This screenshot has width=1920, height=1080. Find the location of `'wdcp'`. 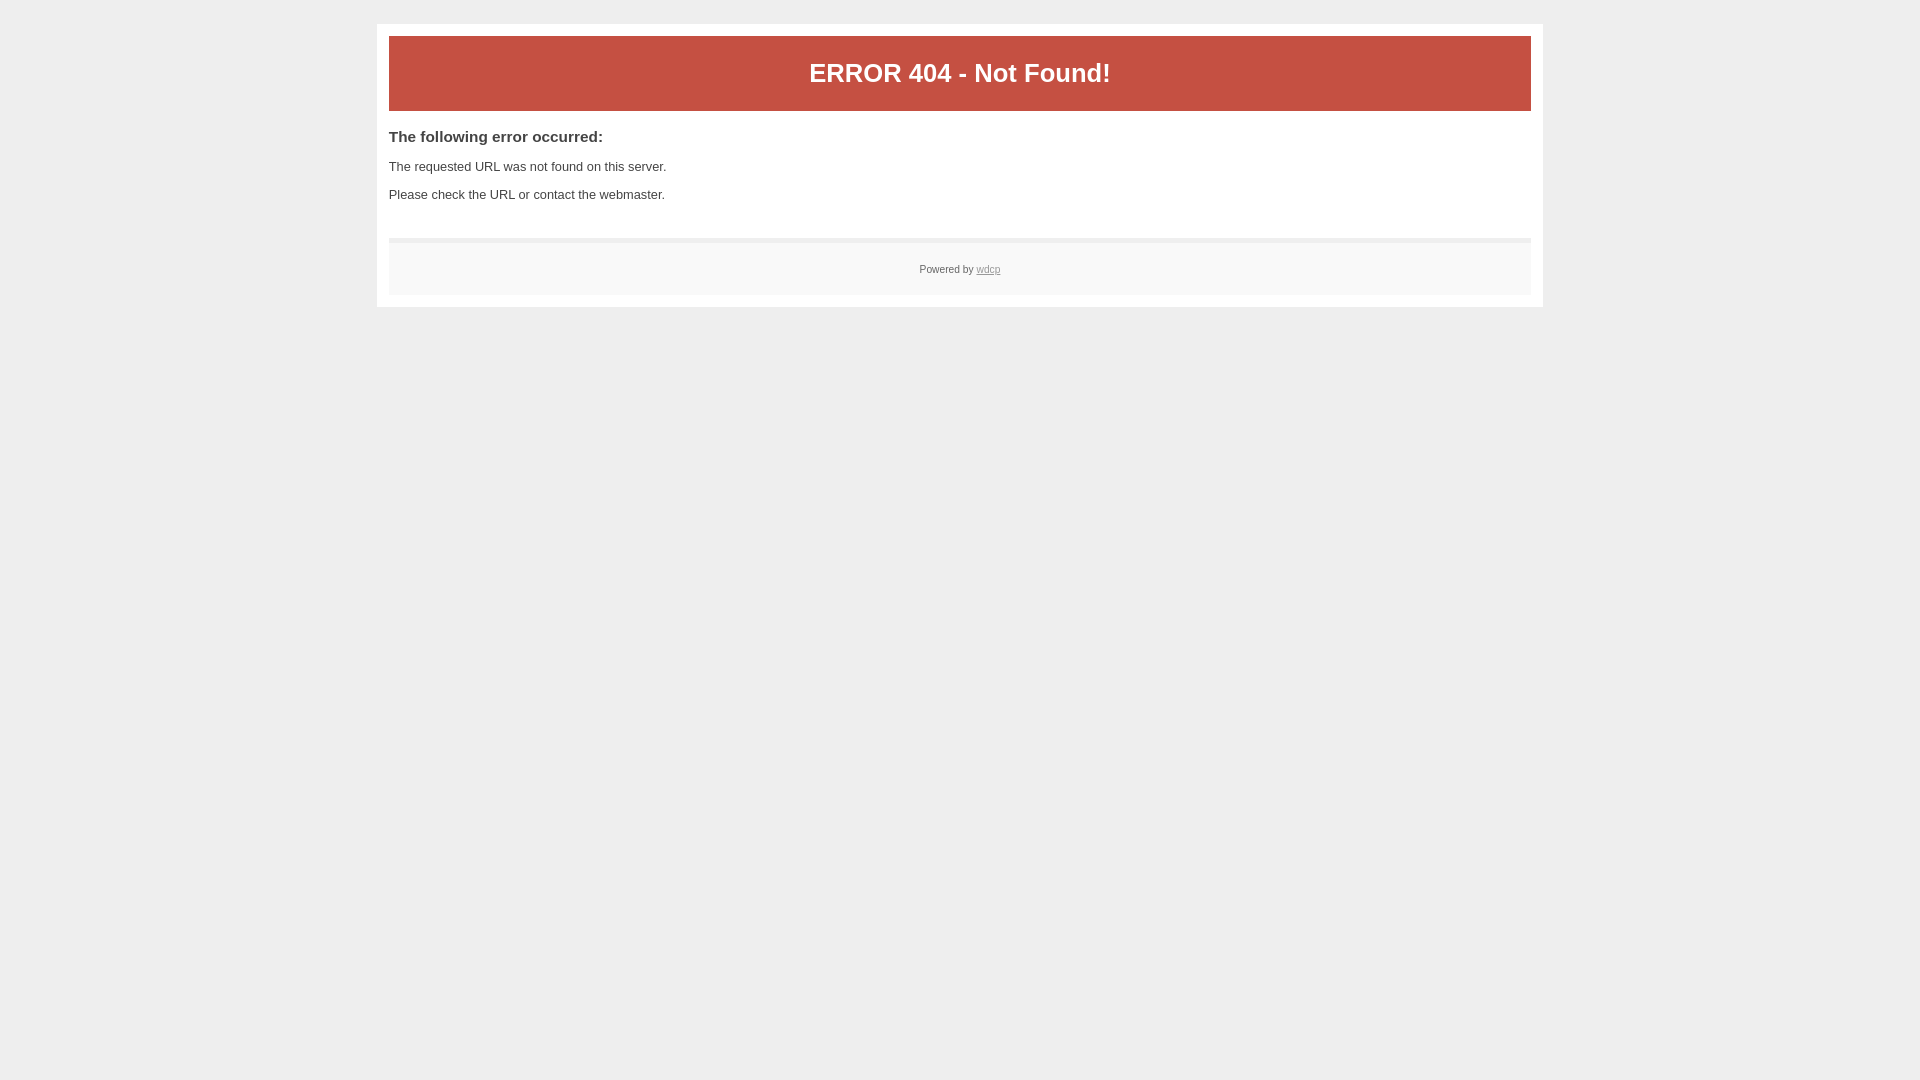

'wdcp' is located at coordinates (988, 268).